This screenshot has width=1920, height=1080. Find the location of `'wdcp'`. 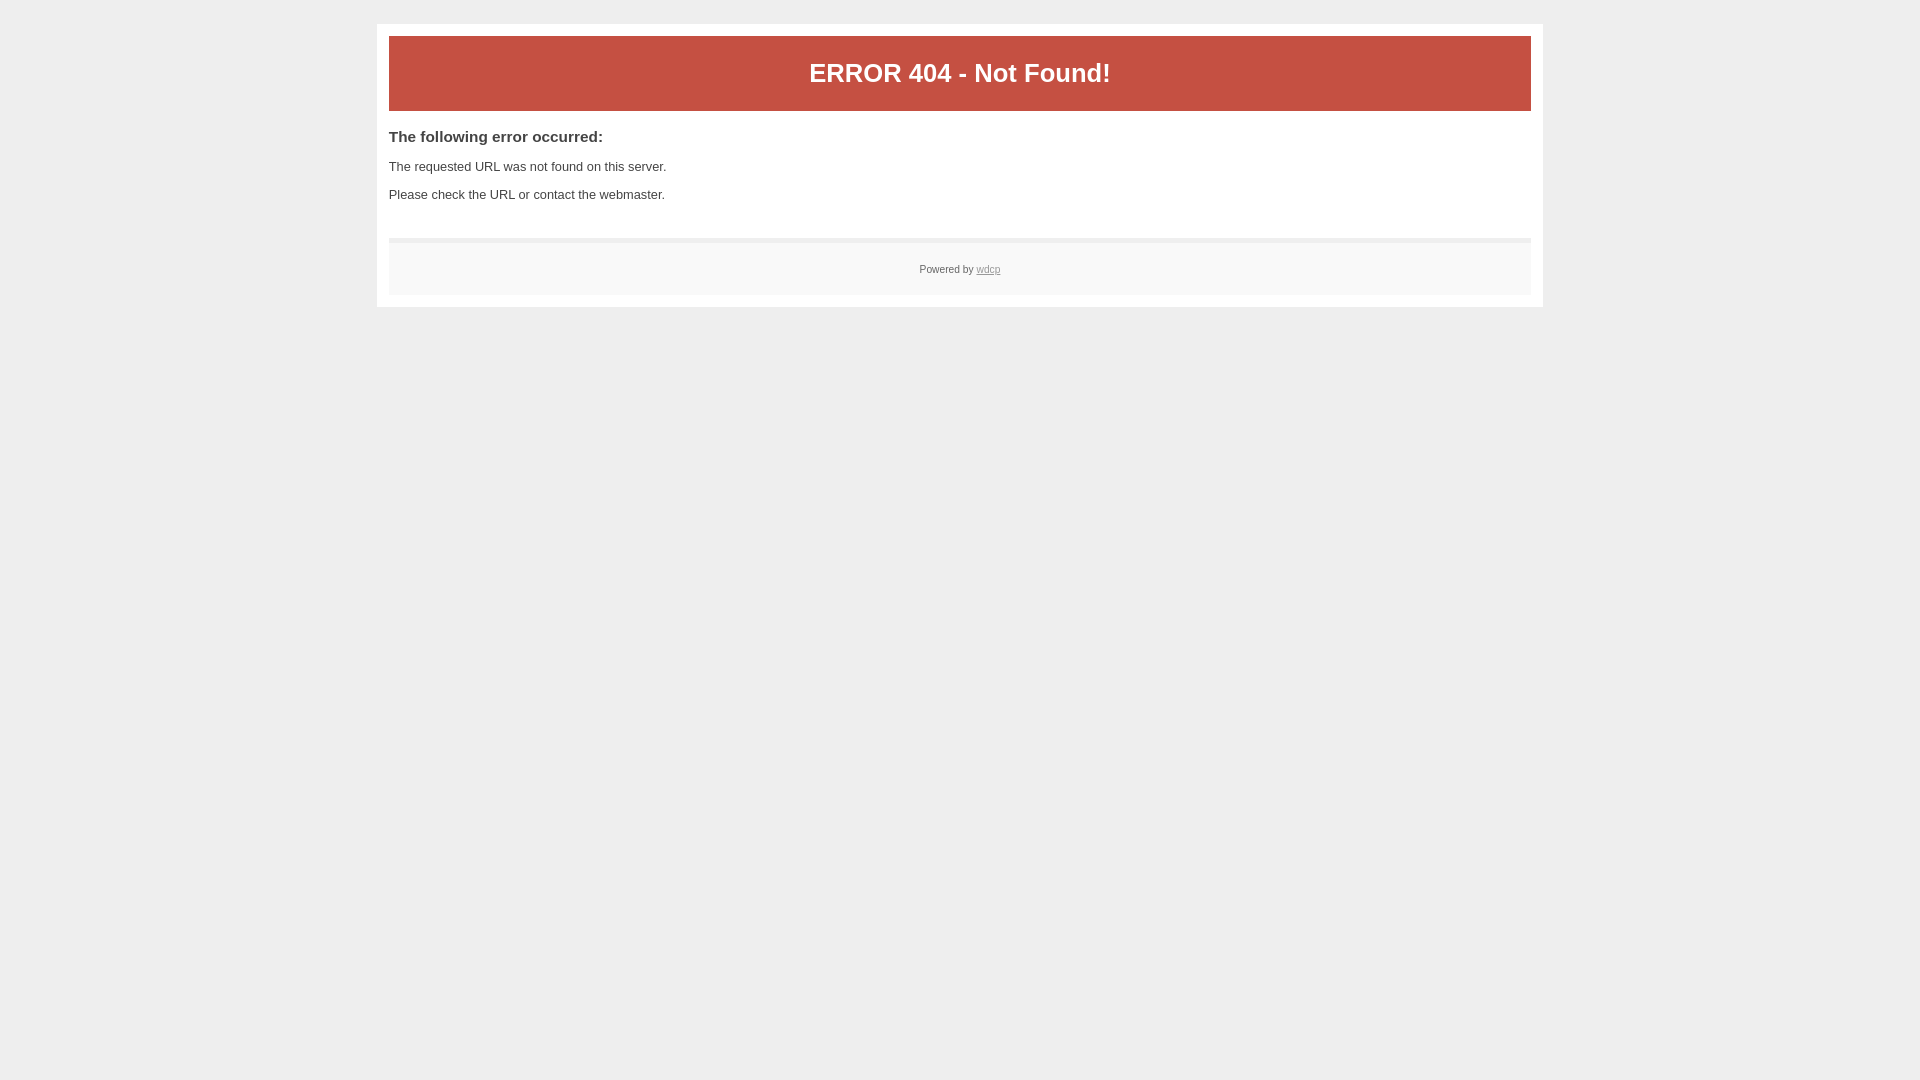

'wdcp' is located at coordinates (988, 268).